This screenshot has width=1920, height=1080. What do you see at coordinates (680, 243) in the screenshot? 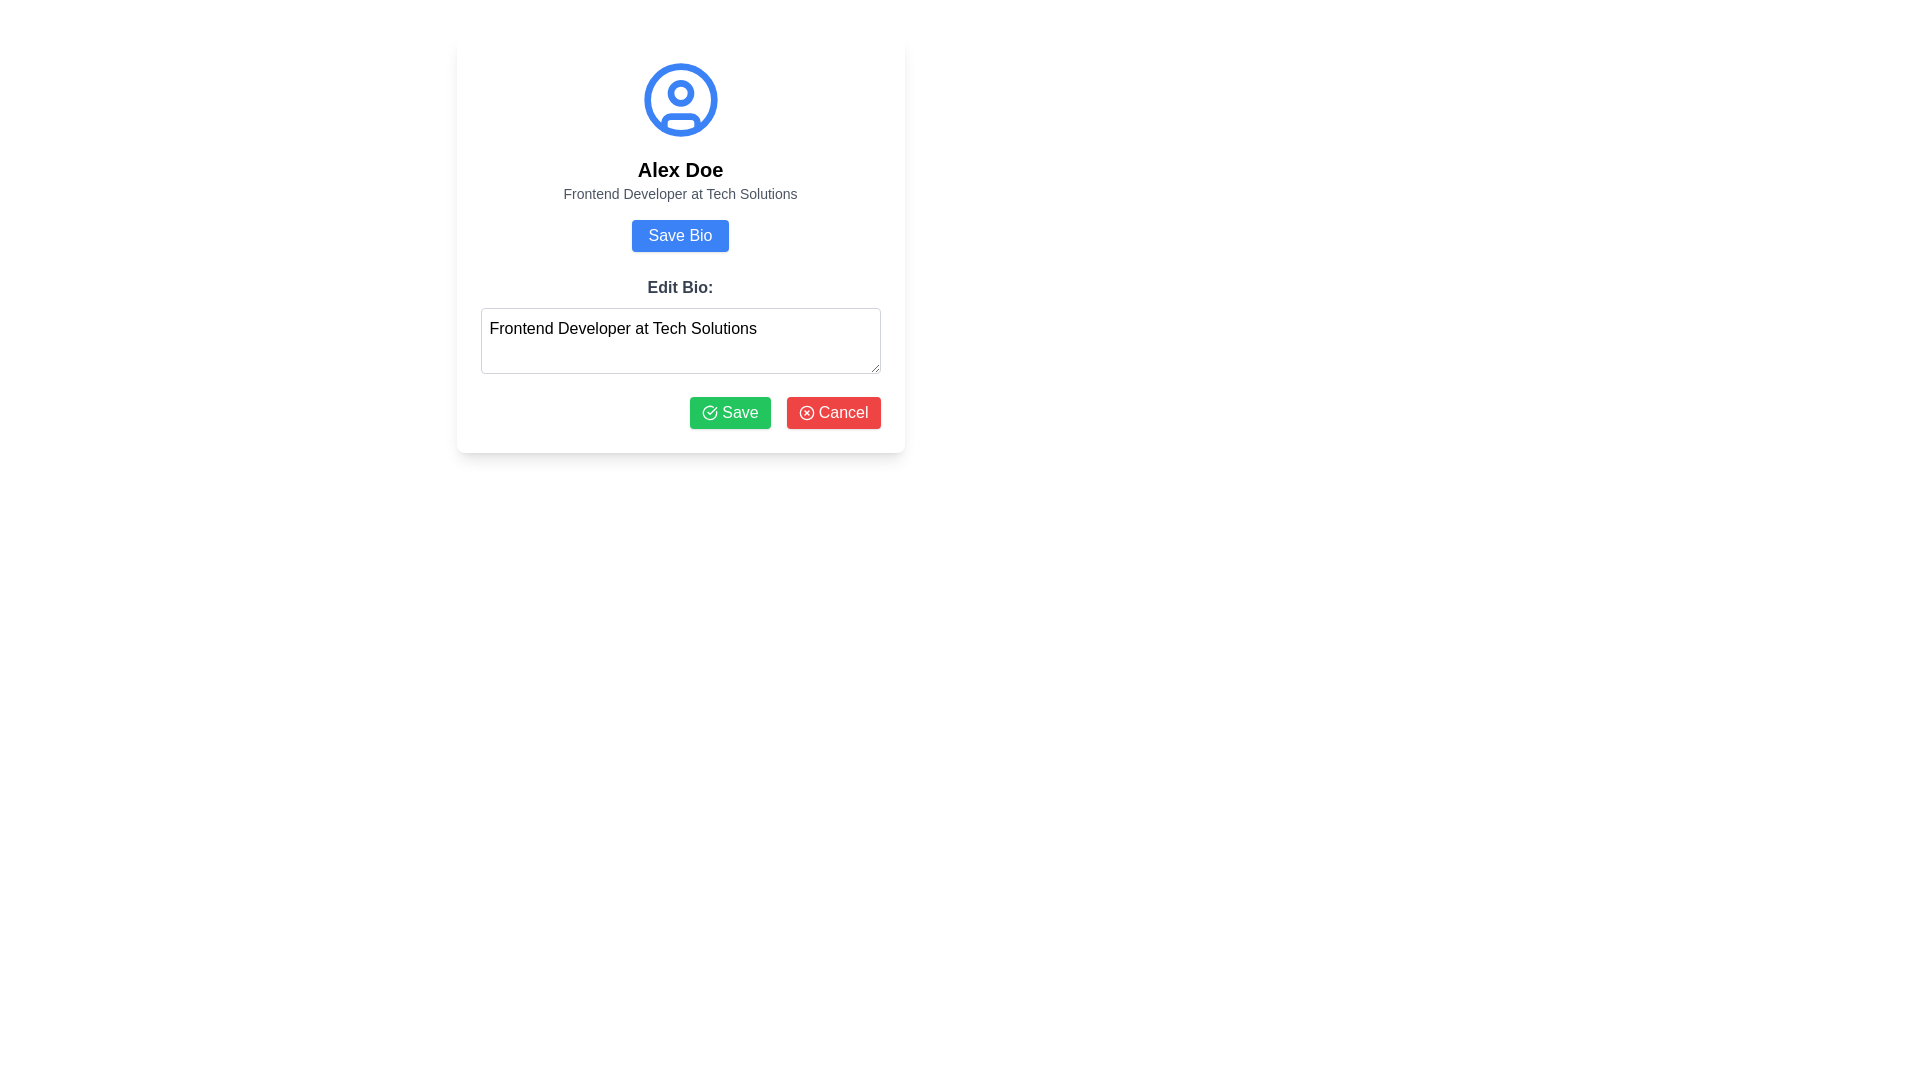
I see `the save button located below the user's name 'Alex Doe' and job title 'Frontend Developer at Tech Solutions' to confirm and save bio changes` at bounding box center [680, 243].